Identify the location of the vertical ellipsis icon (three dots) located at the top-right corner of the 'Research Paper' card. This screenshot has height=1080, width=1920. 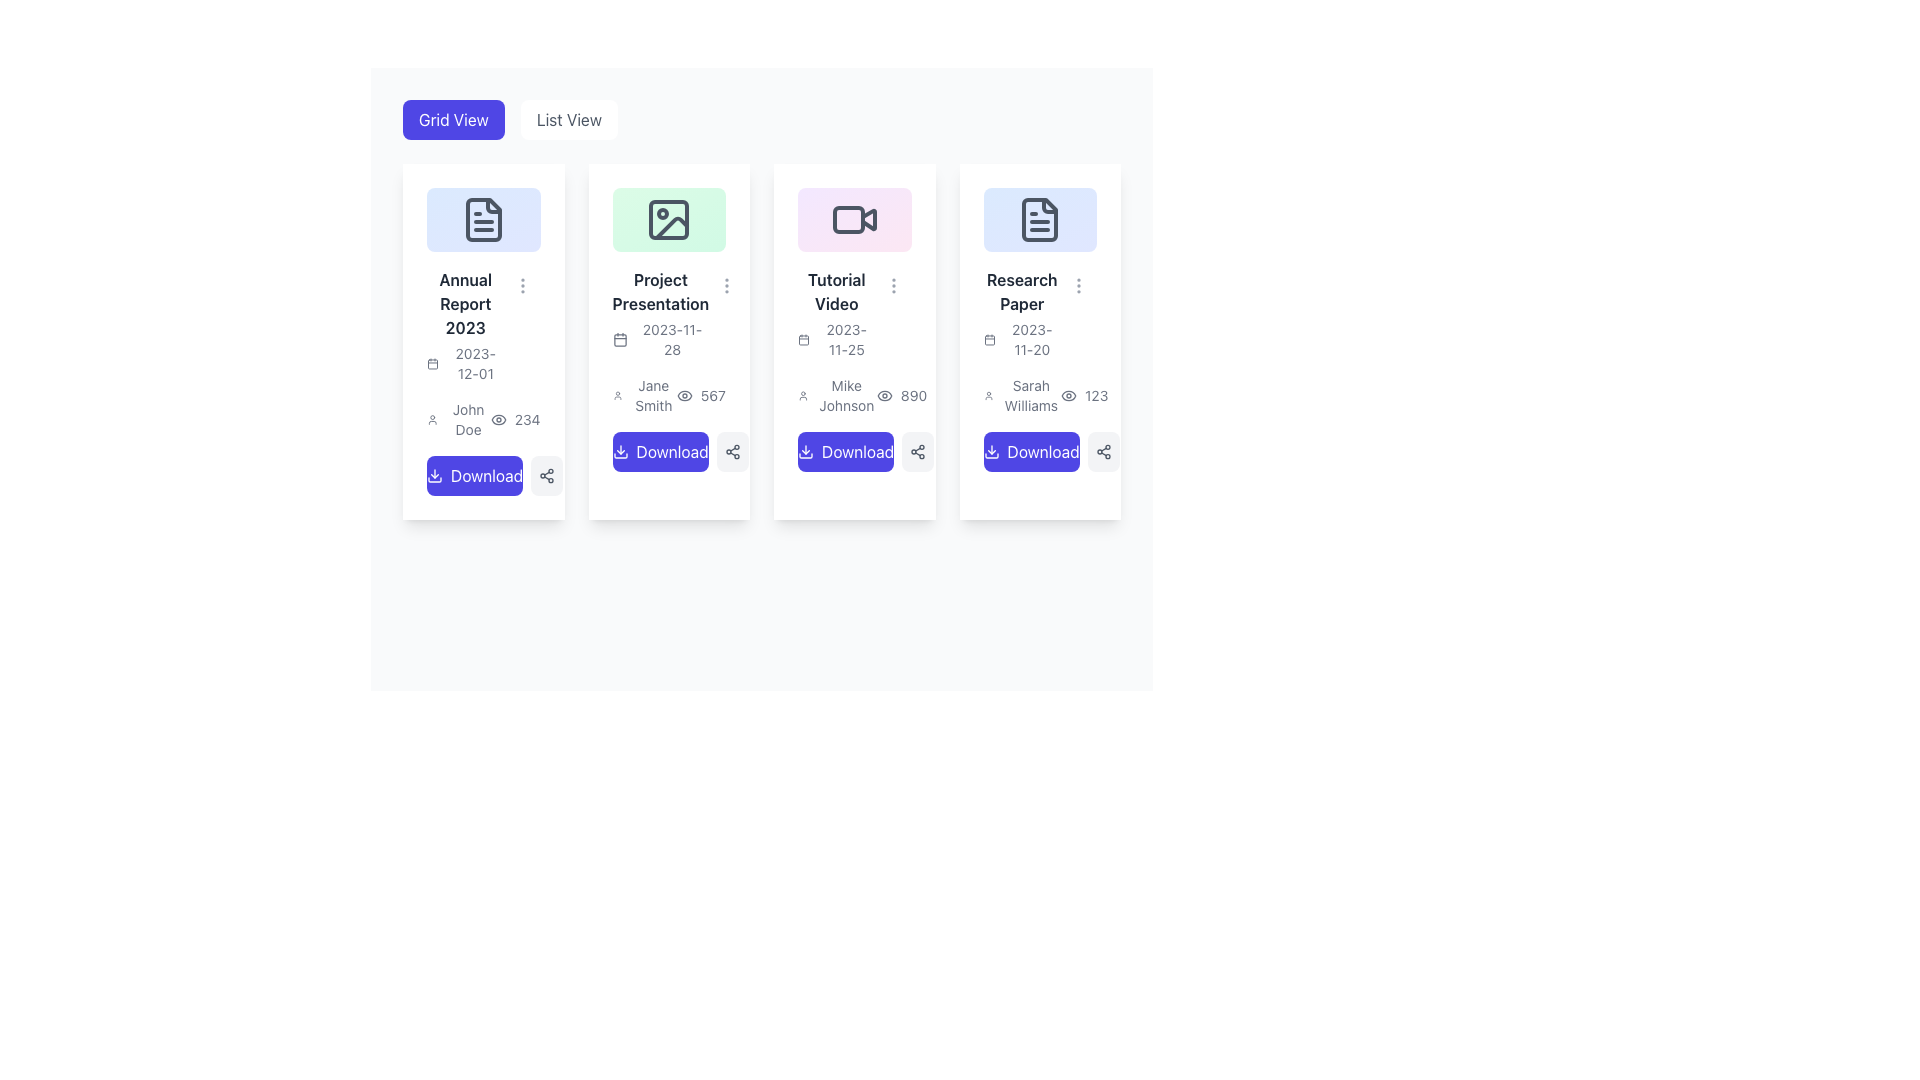
(1078, 285).